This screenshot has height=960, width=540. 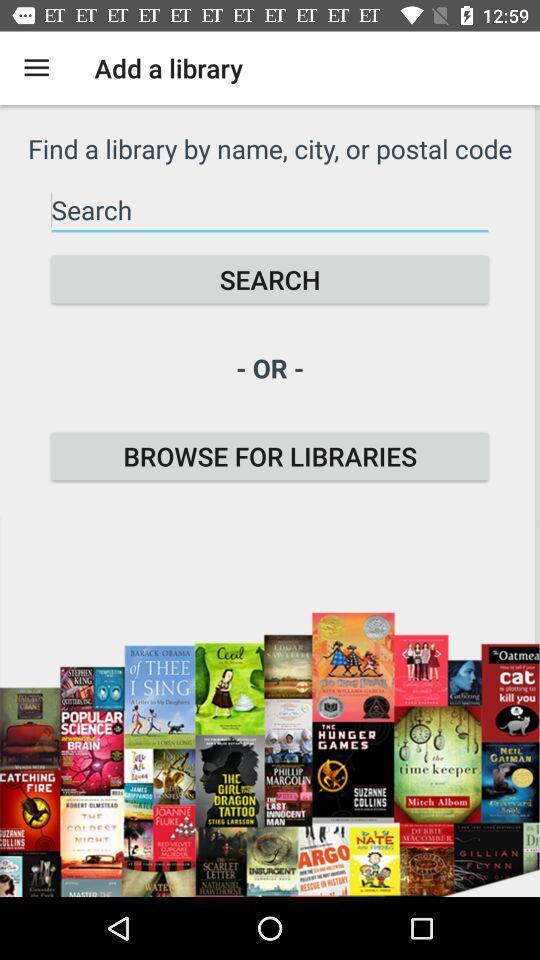 I want to click on the icon to the left of add a library icon, so click(x=36, y=68).